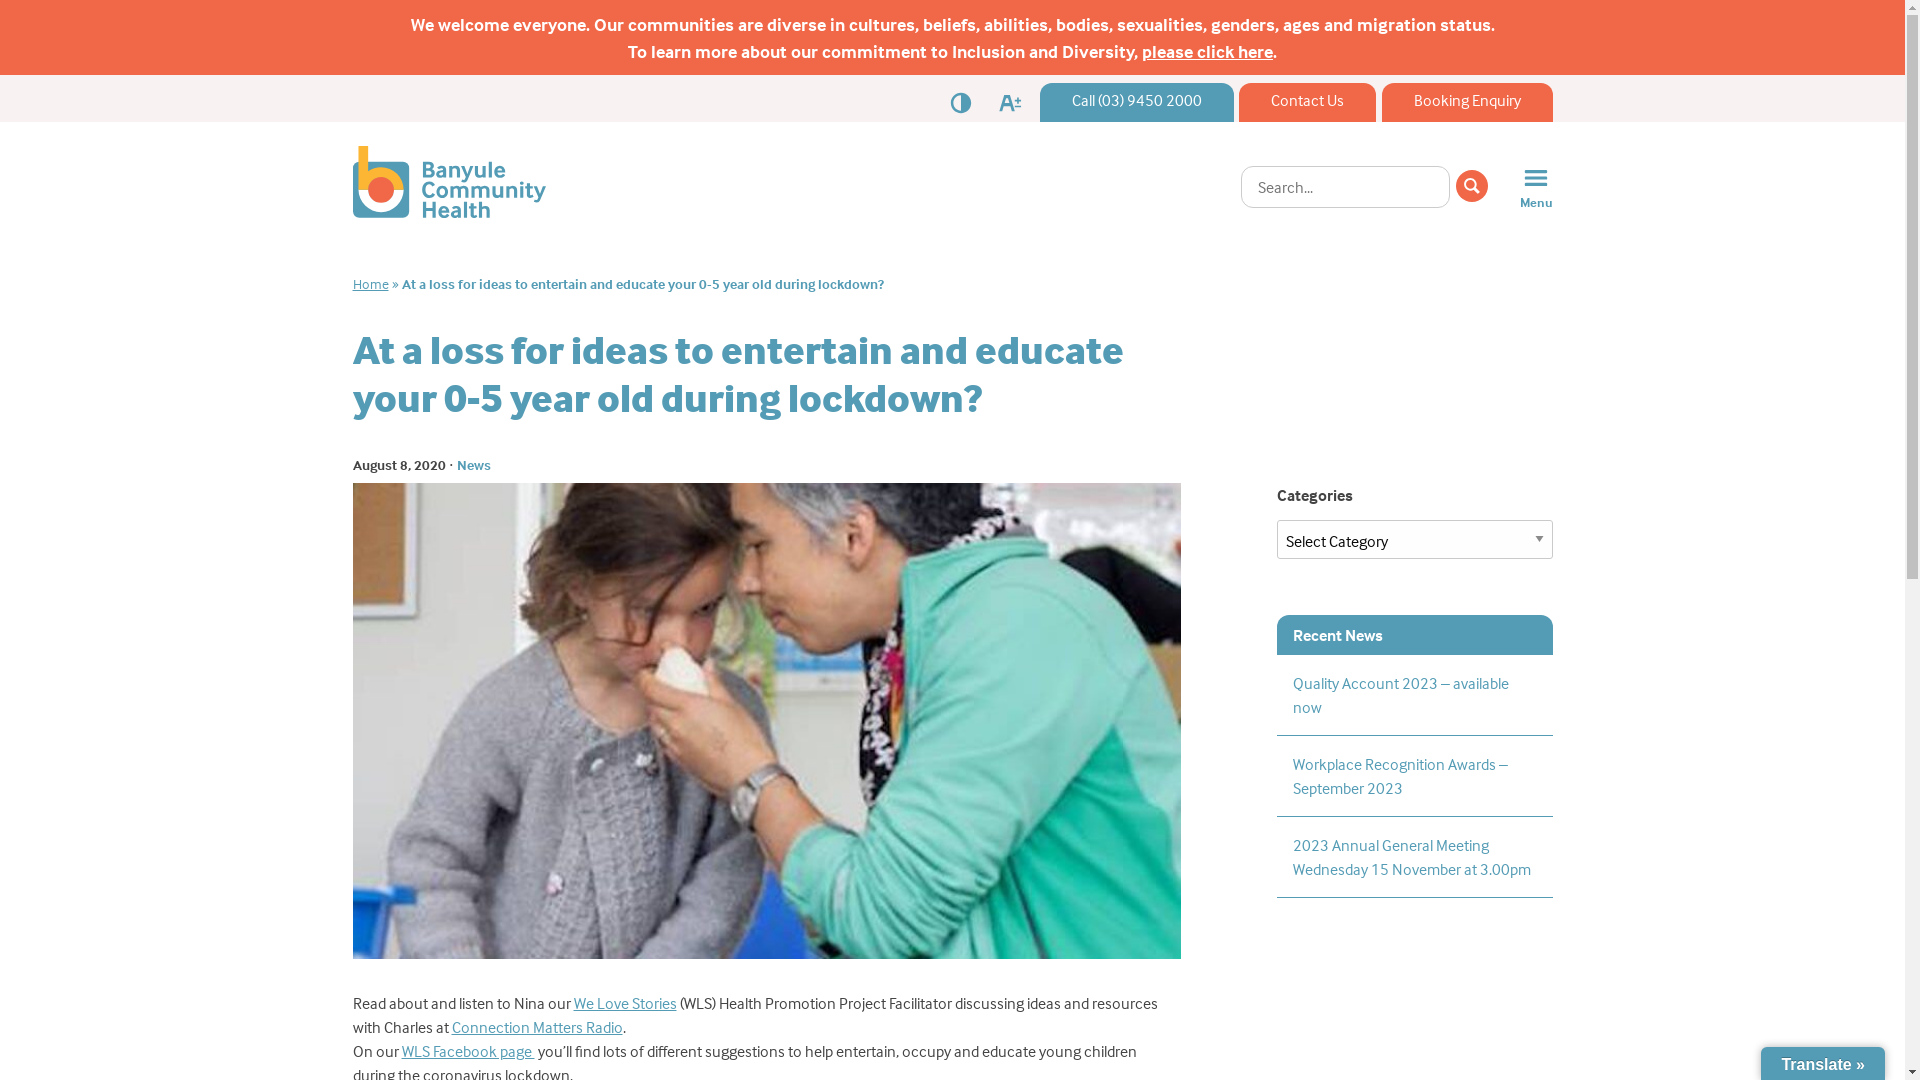 Image resolution: width=1920 pixels, height=1080 pixels. I want to click on 'Contrast', so click(960, 100).